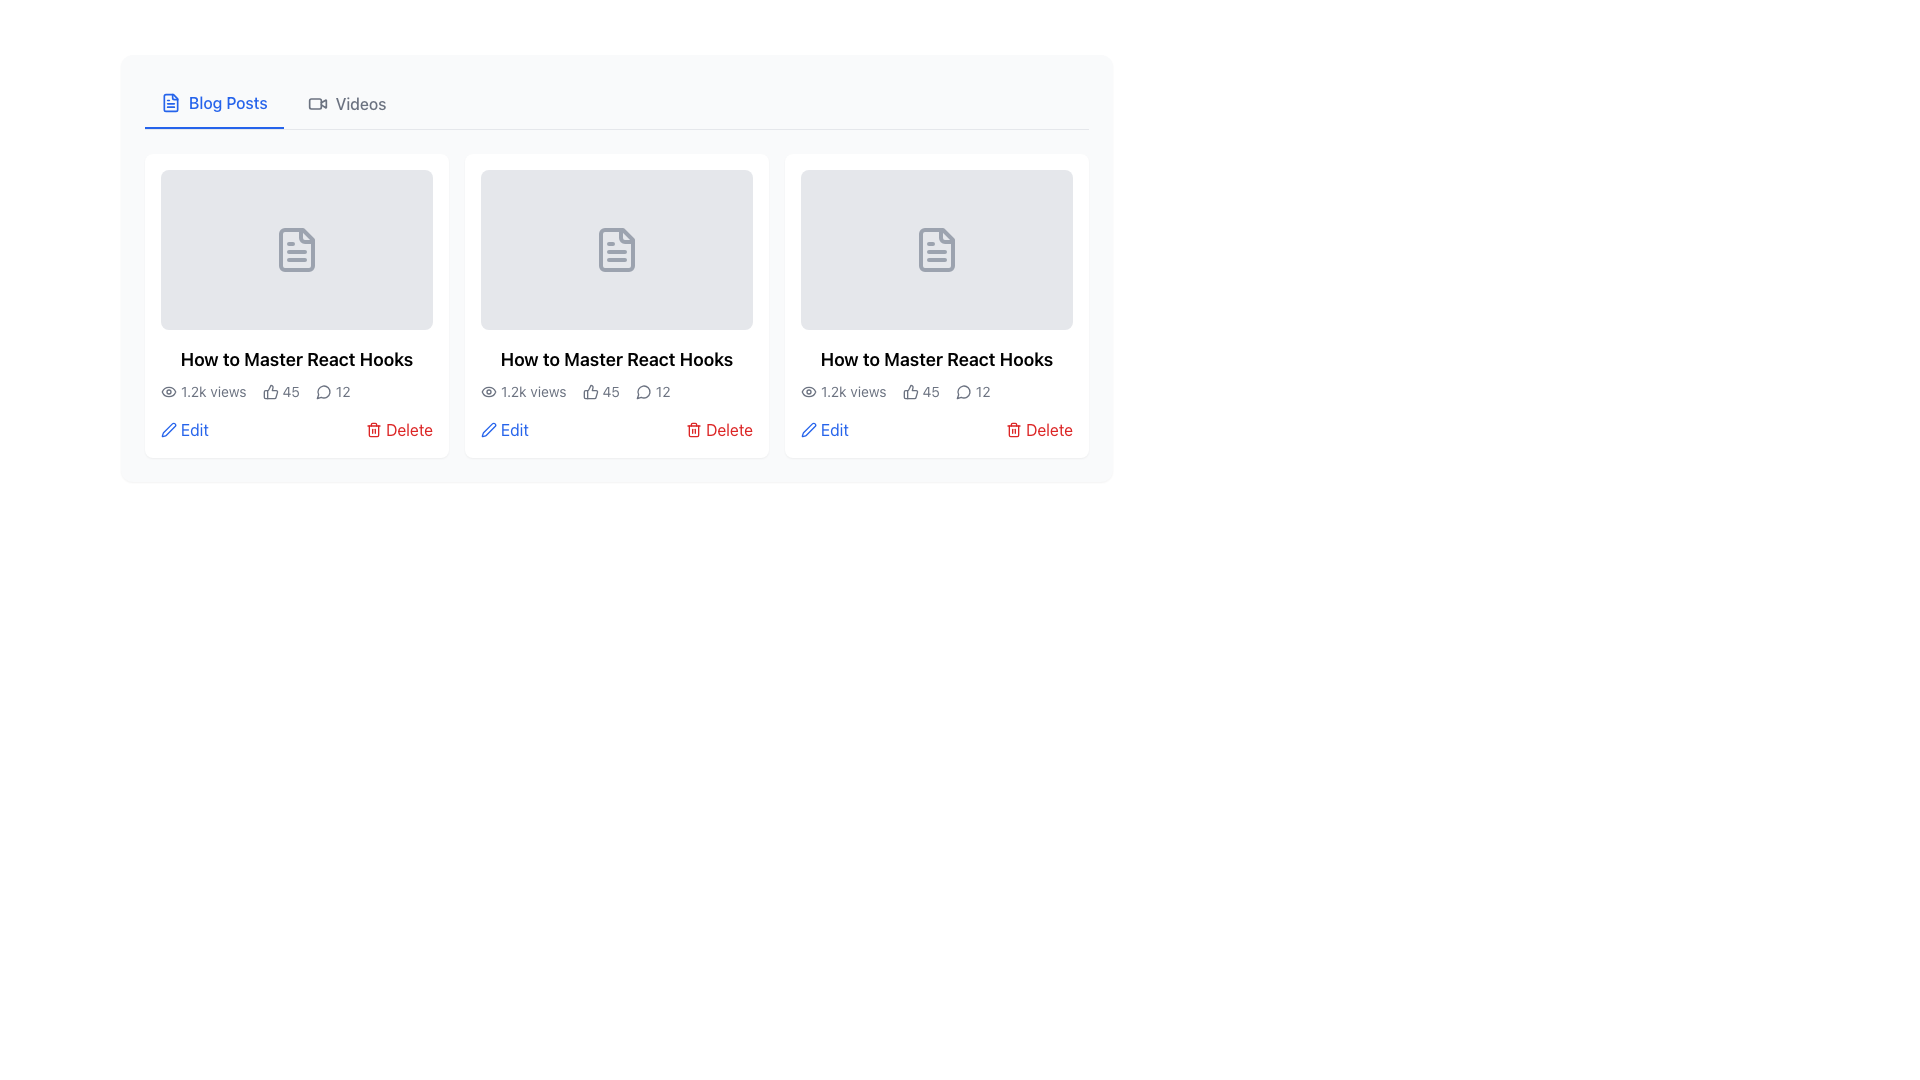 This screenshot has height=1080, width=1920. What do you see at coordinates (296, 392) in the screenshot?
I see `the text display with decorative icons located at the bottom section of the card titled 'How to Master React Hooks'` at bounding box center [296, 392].